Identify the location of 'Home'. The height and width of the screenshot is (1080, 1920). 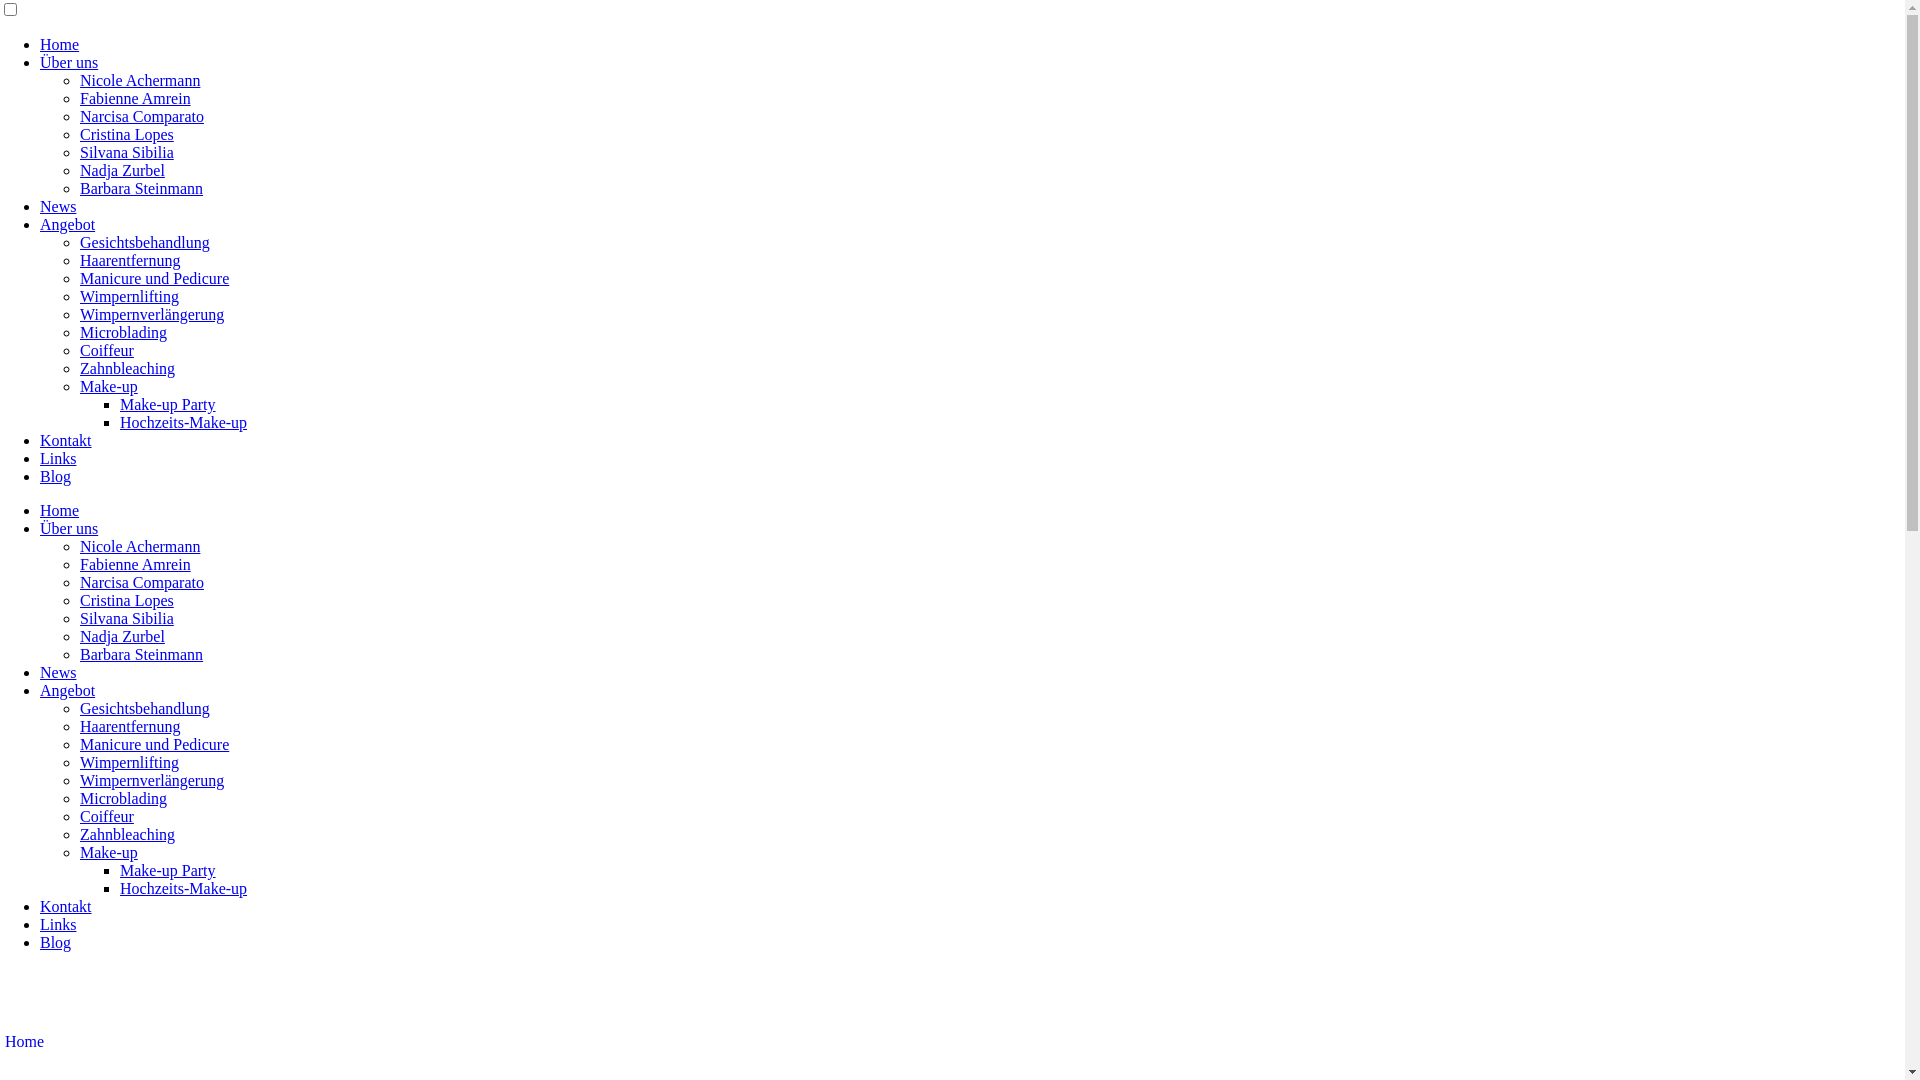
(39, 509).